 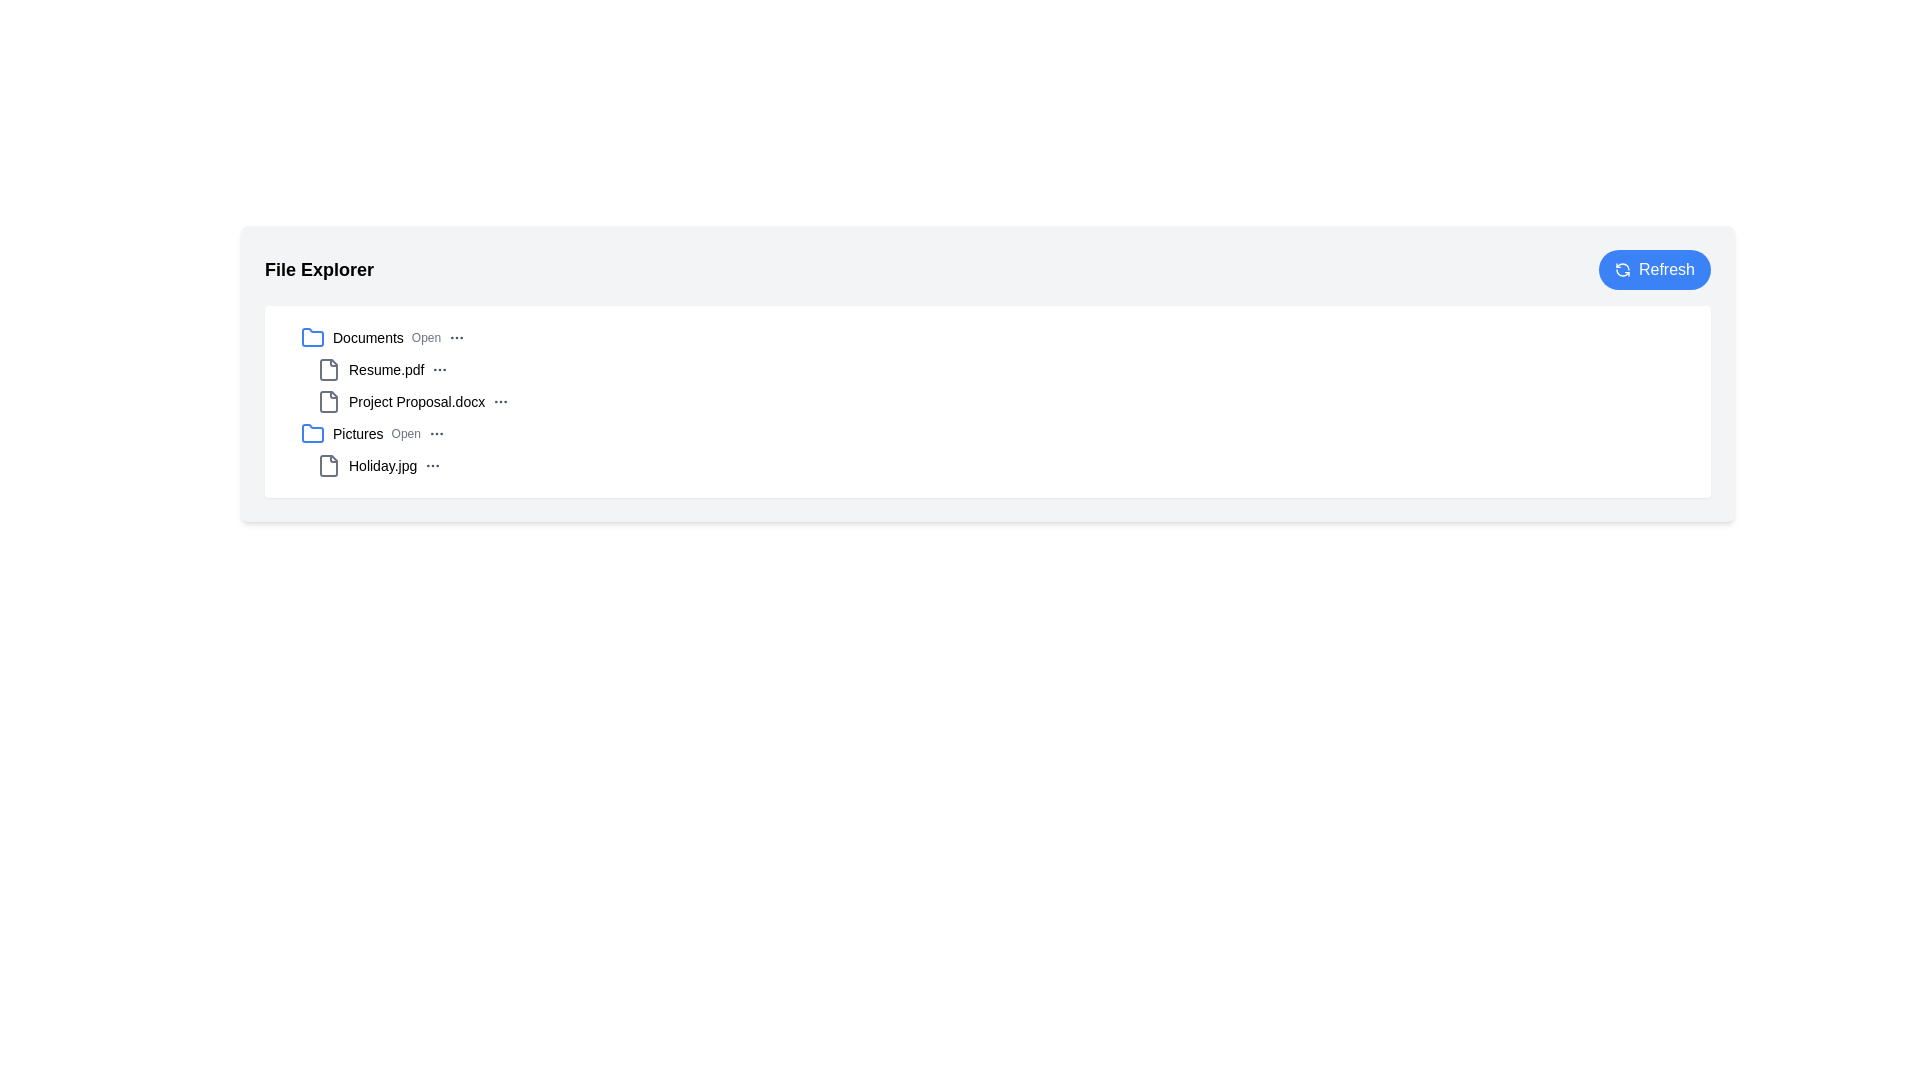 I want to click on the small, circular ellipsis button with three evenly spaced dots, located to the right of the 'Open' text, so click(x=456, y=337).